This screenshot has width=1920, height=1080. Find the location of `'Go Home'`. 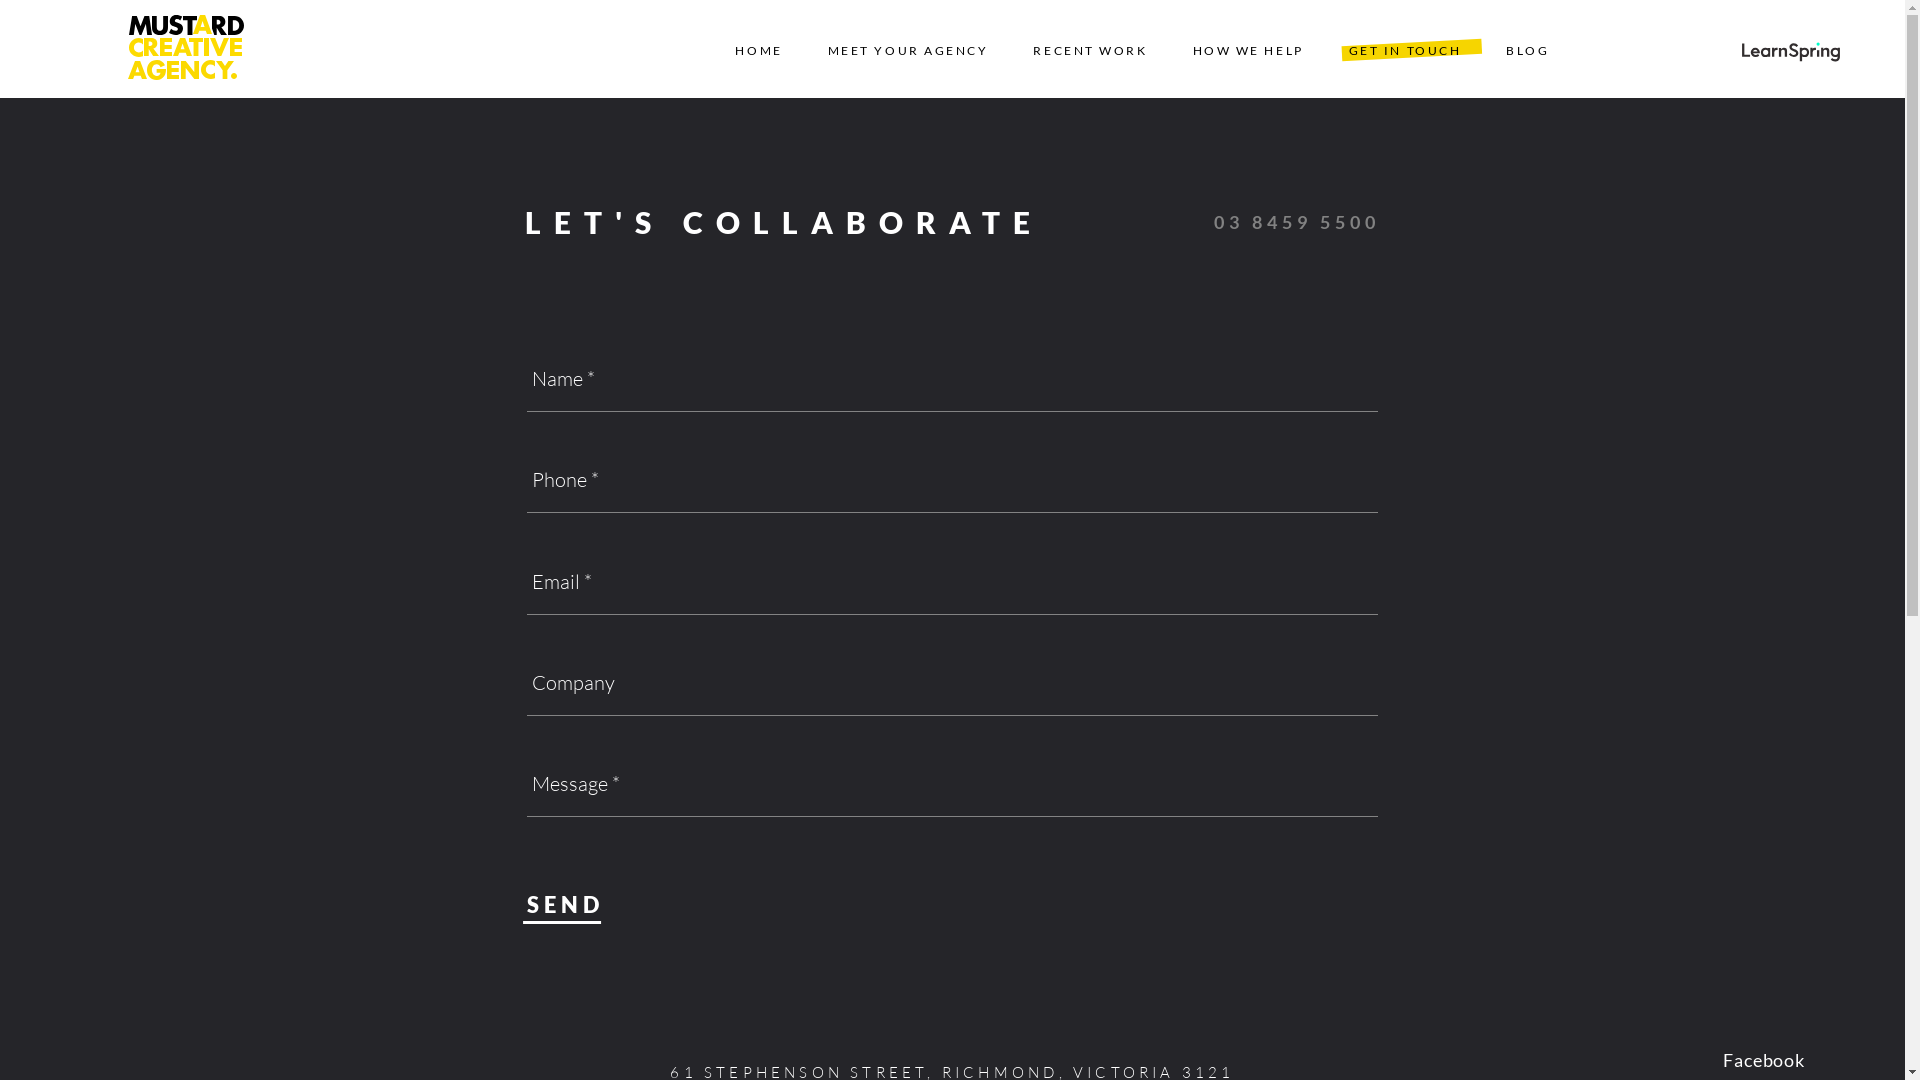

'Go Home' is located at coordinates (86, 48).